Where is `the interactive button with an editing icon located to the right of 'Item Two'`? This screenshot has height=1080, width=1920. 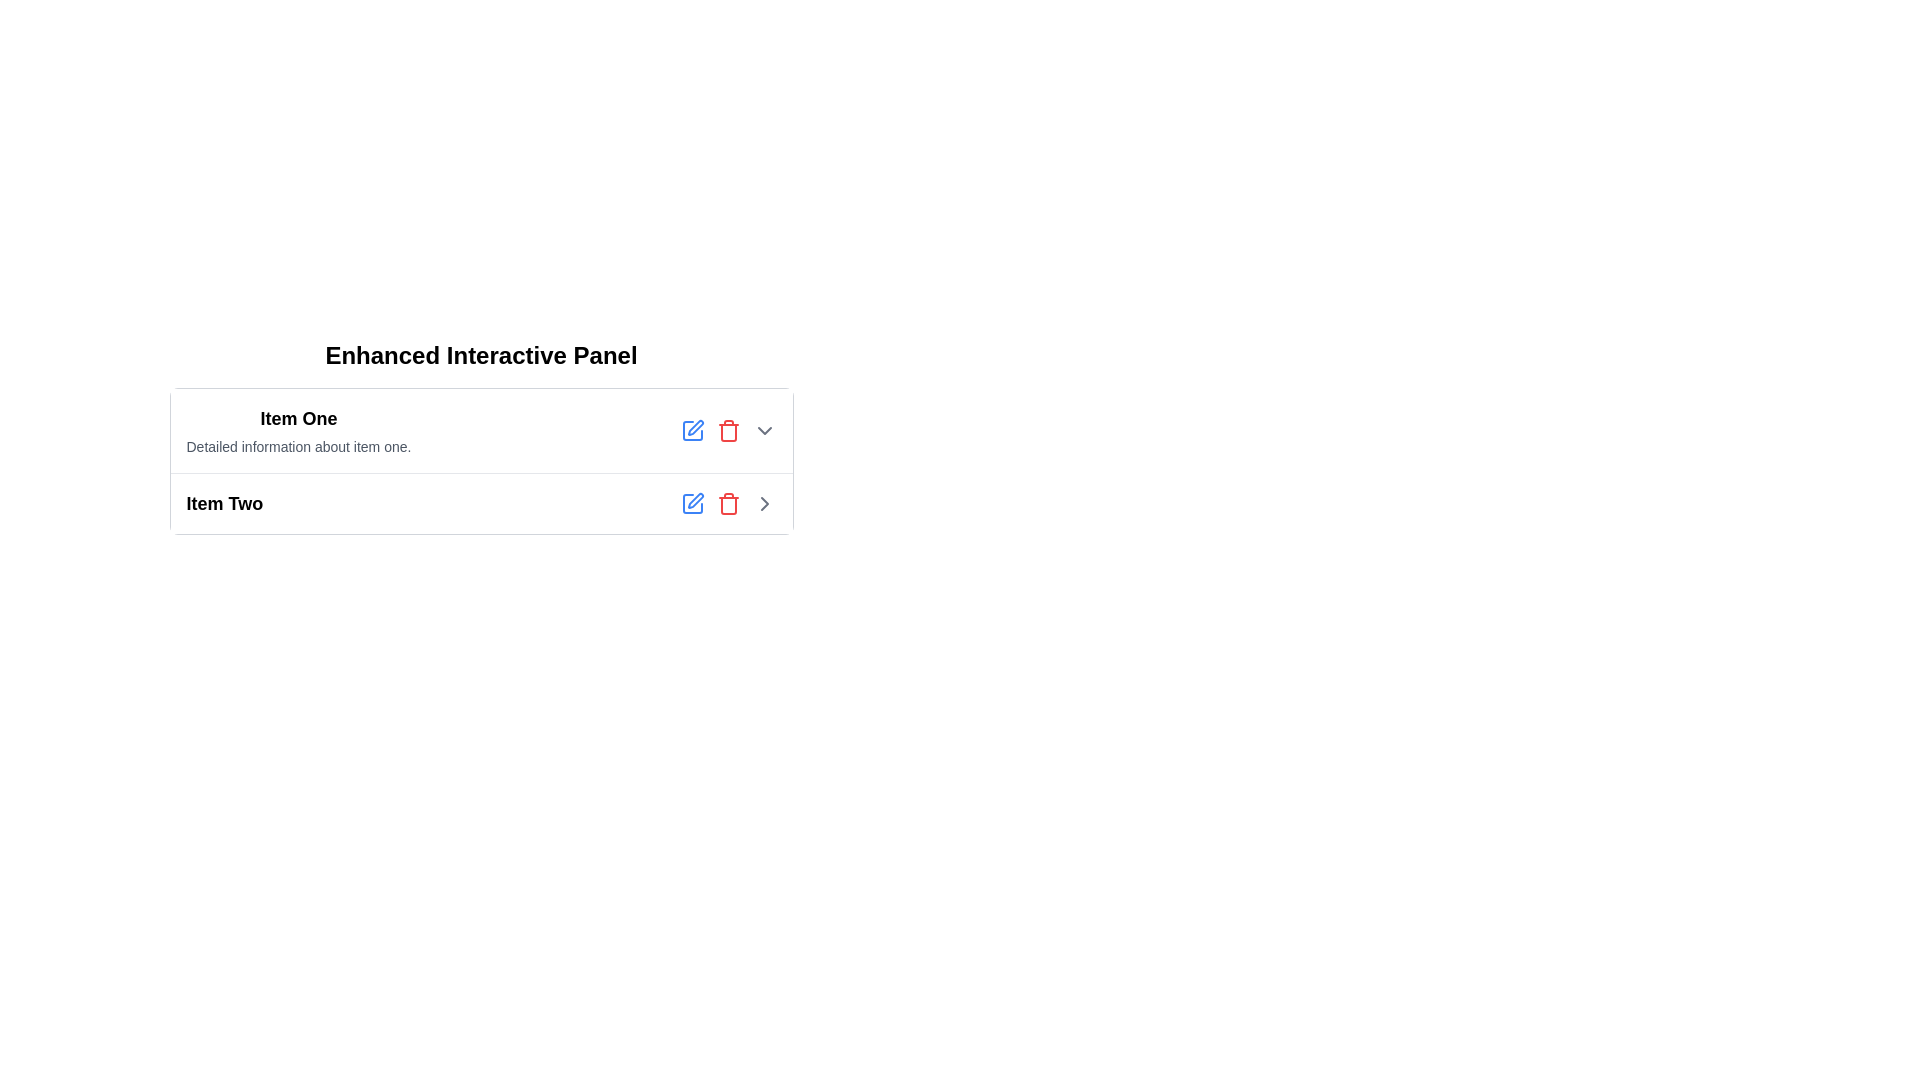 the interactive button with an editing icon located to the right of 'Item Two' is located at coordinates (692, 503).